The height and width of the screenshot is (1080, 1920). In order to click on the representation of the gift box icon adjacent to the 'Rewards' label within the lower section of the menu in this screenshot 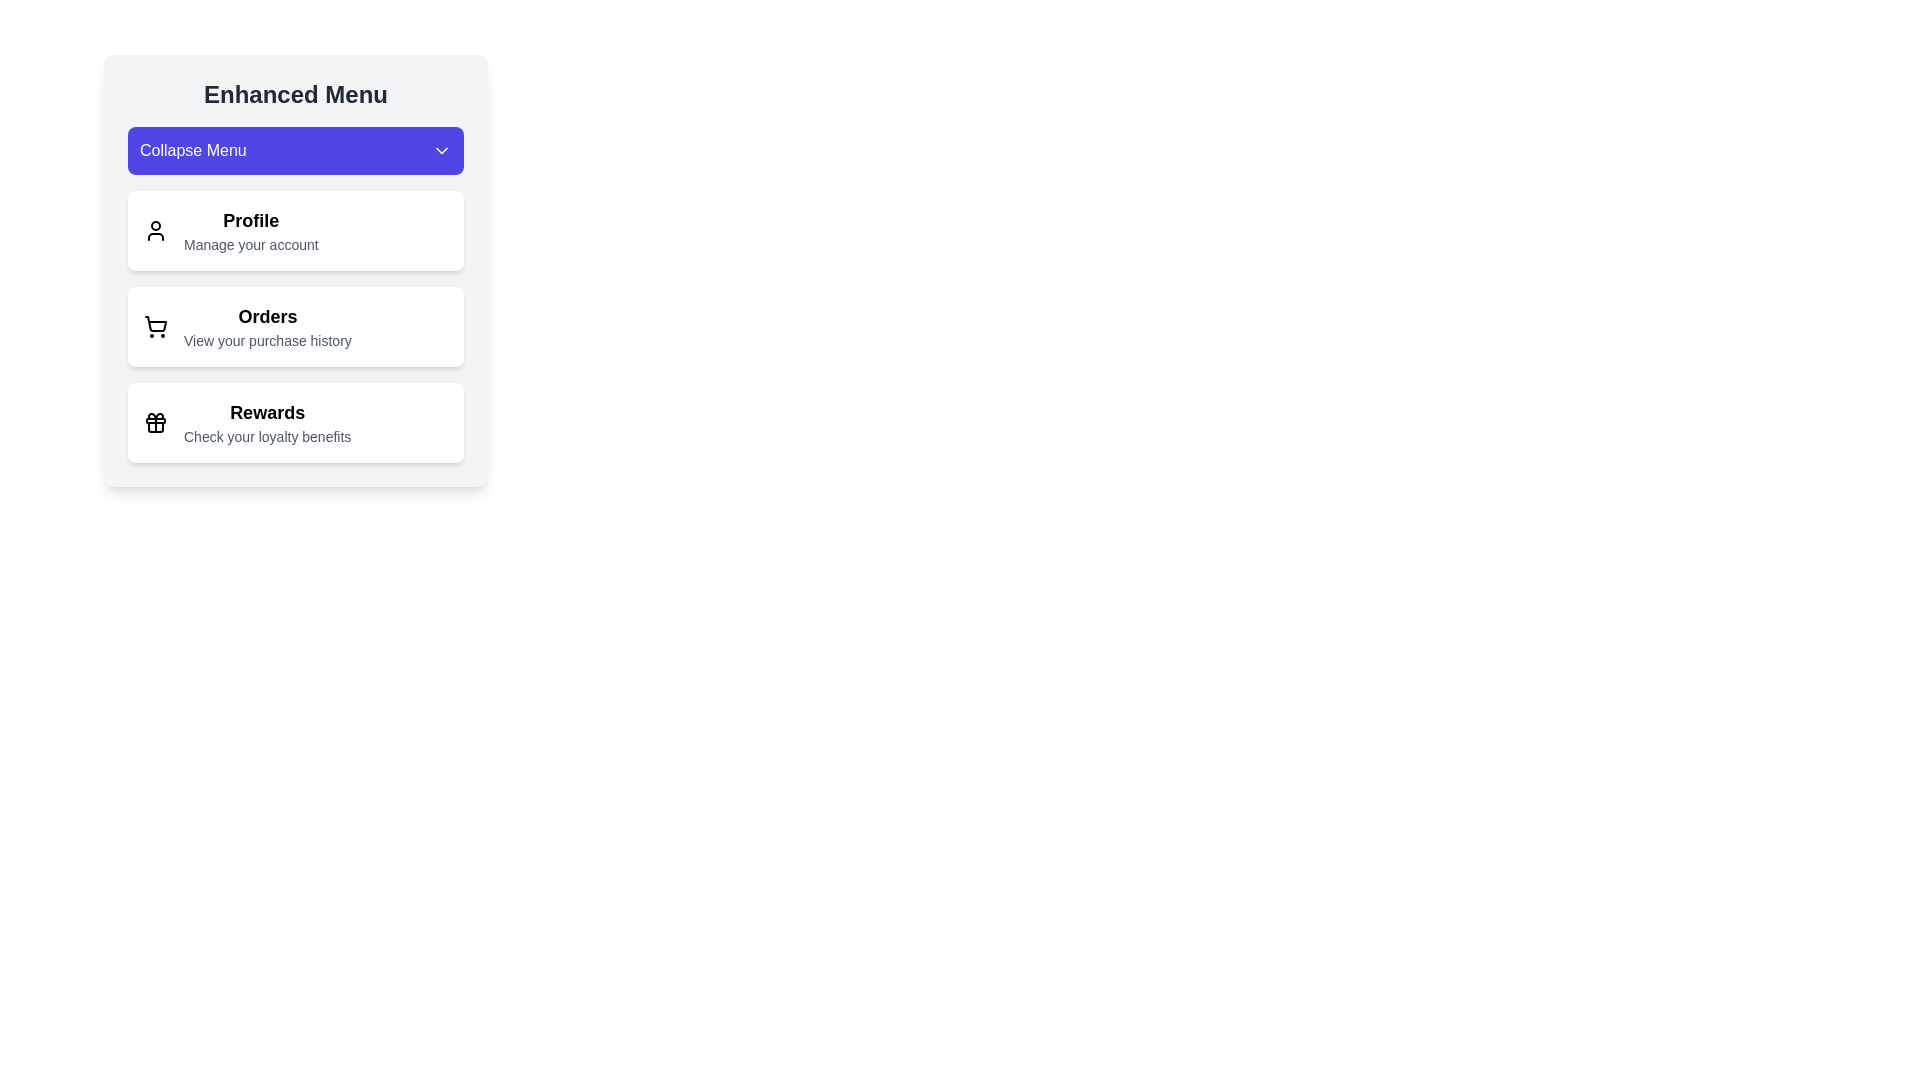, I will do `click(155, 422)`.